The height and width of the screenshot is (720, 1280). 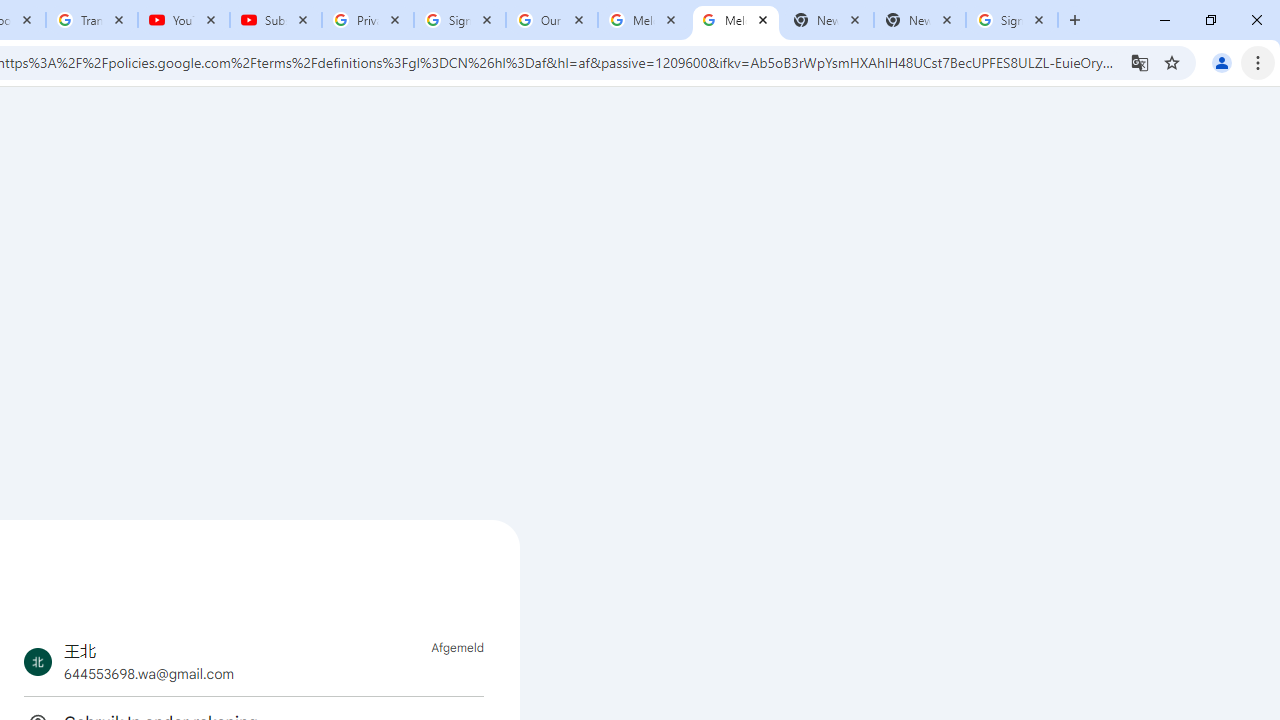 What do you see at coordinates (919, 20) in the screenshot?
I see `'New Tab'` at bounding box center [919, 20].